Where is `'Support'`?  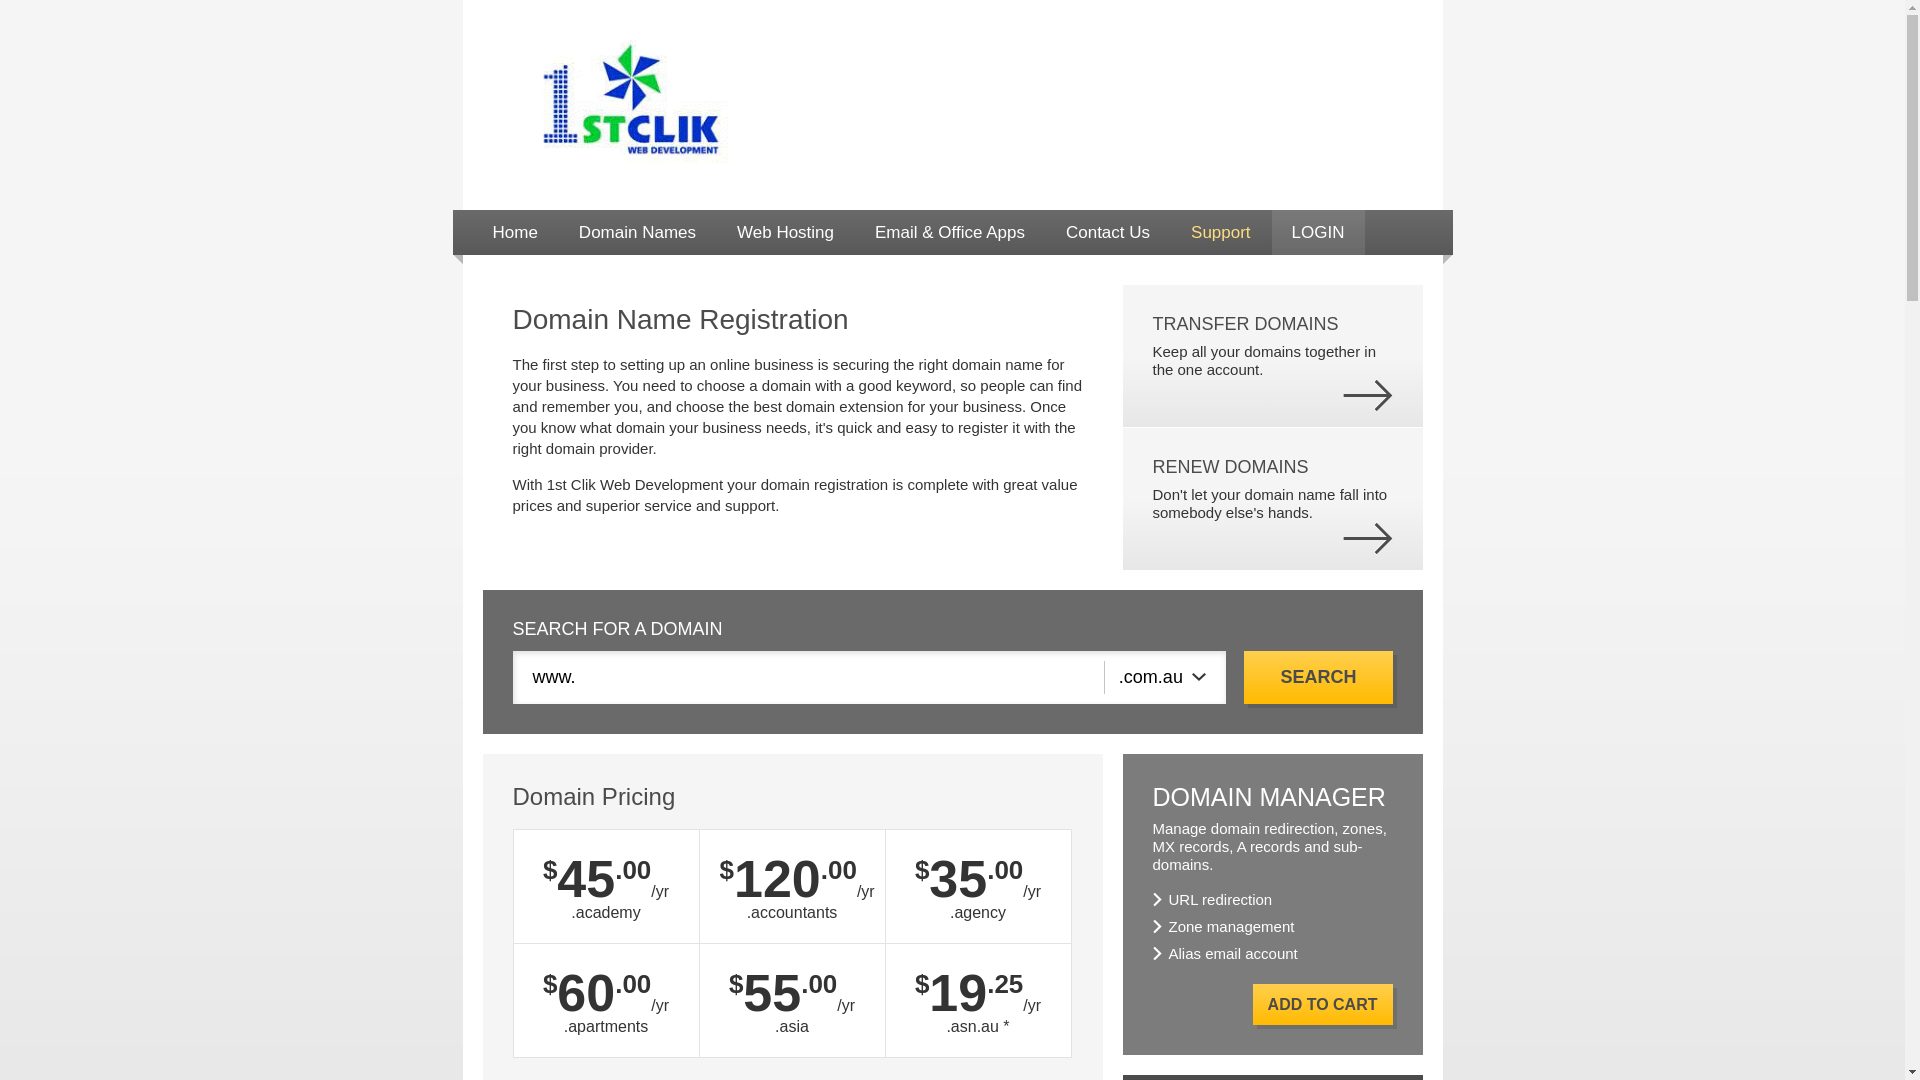
'Support' is located at coordinates (1171, 231).